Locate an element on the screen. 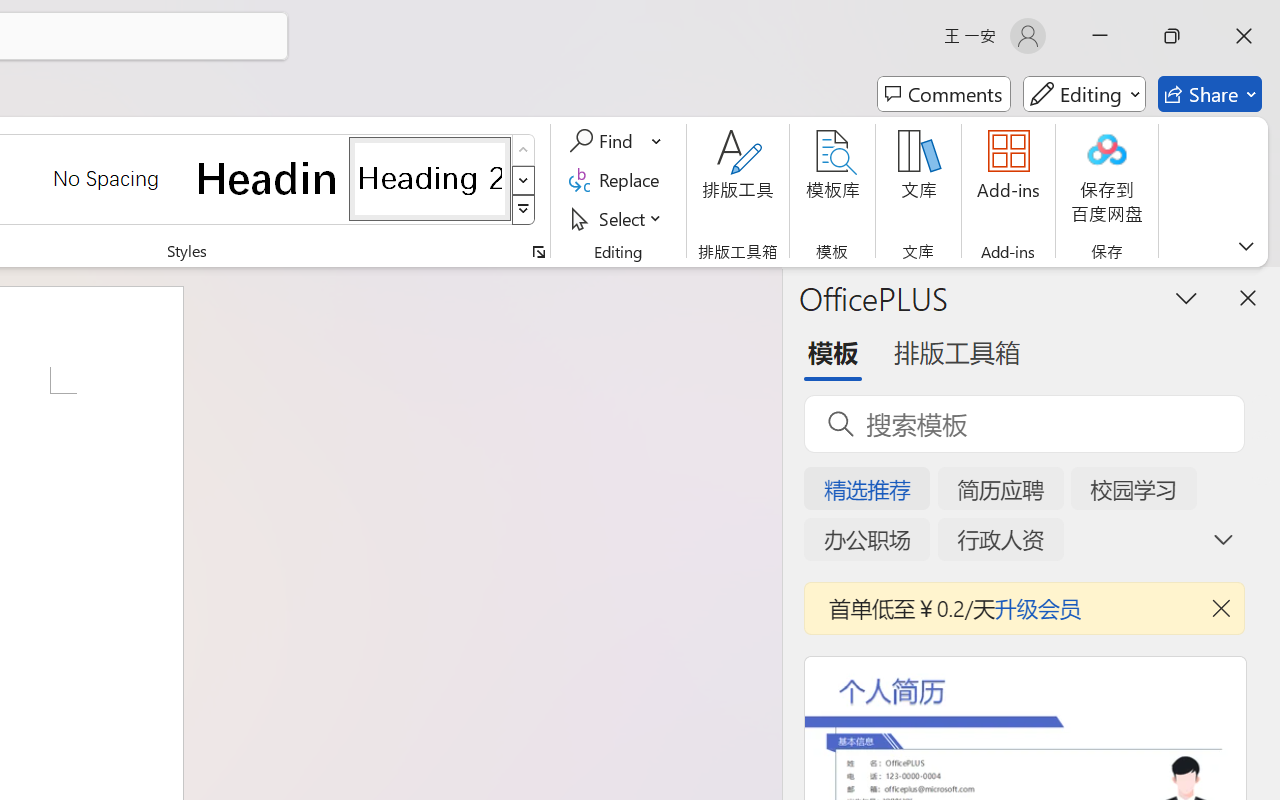  'Share' is located at coordinates (1209, 94).